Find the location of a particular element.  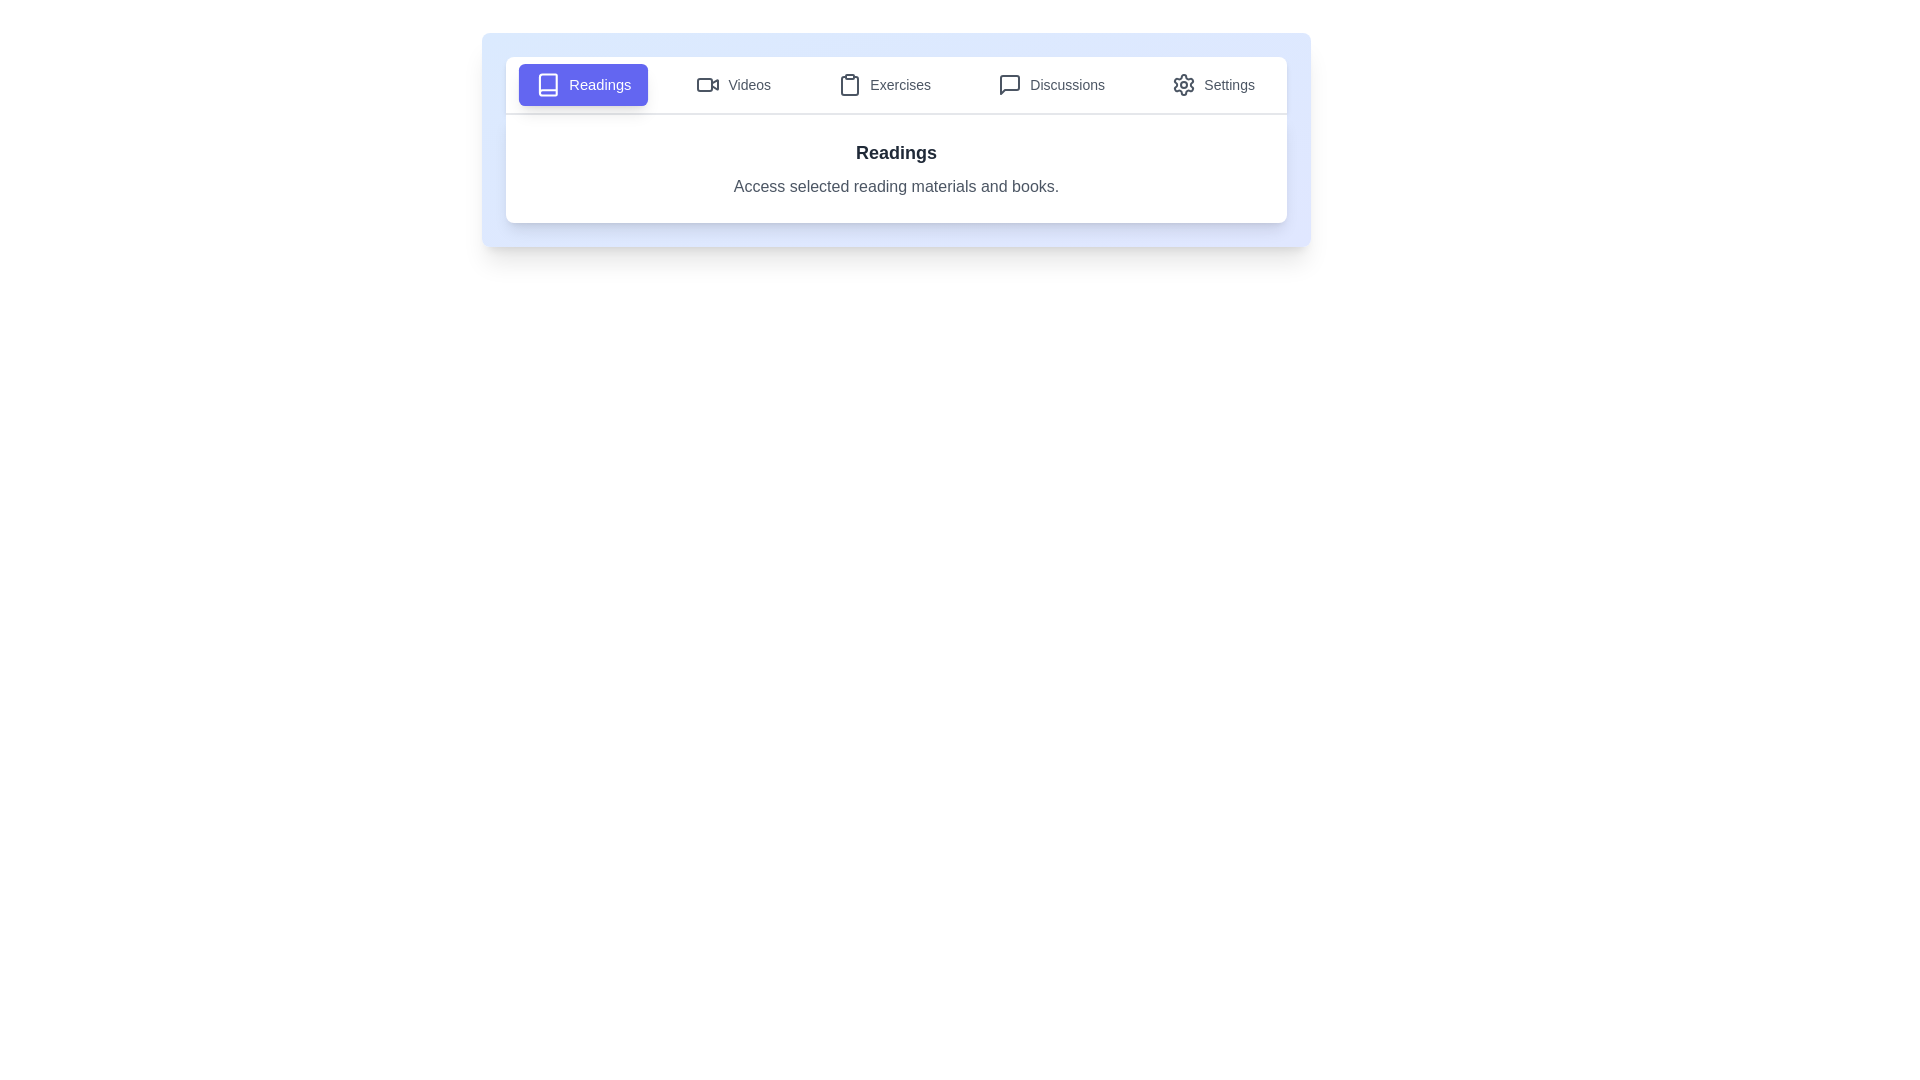

the Readings tab to view its content is located at coordinates (582, 83).